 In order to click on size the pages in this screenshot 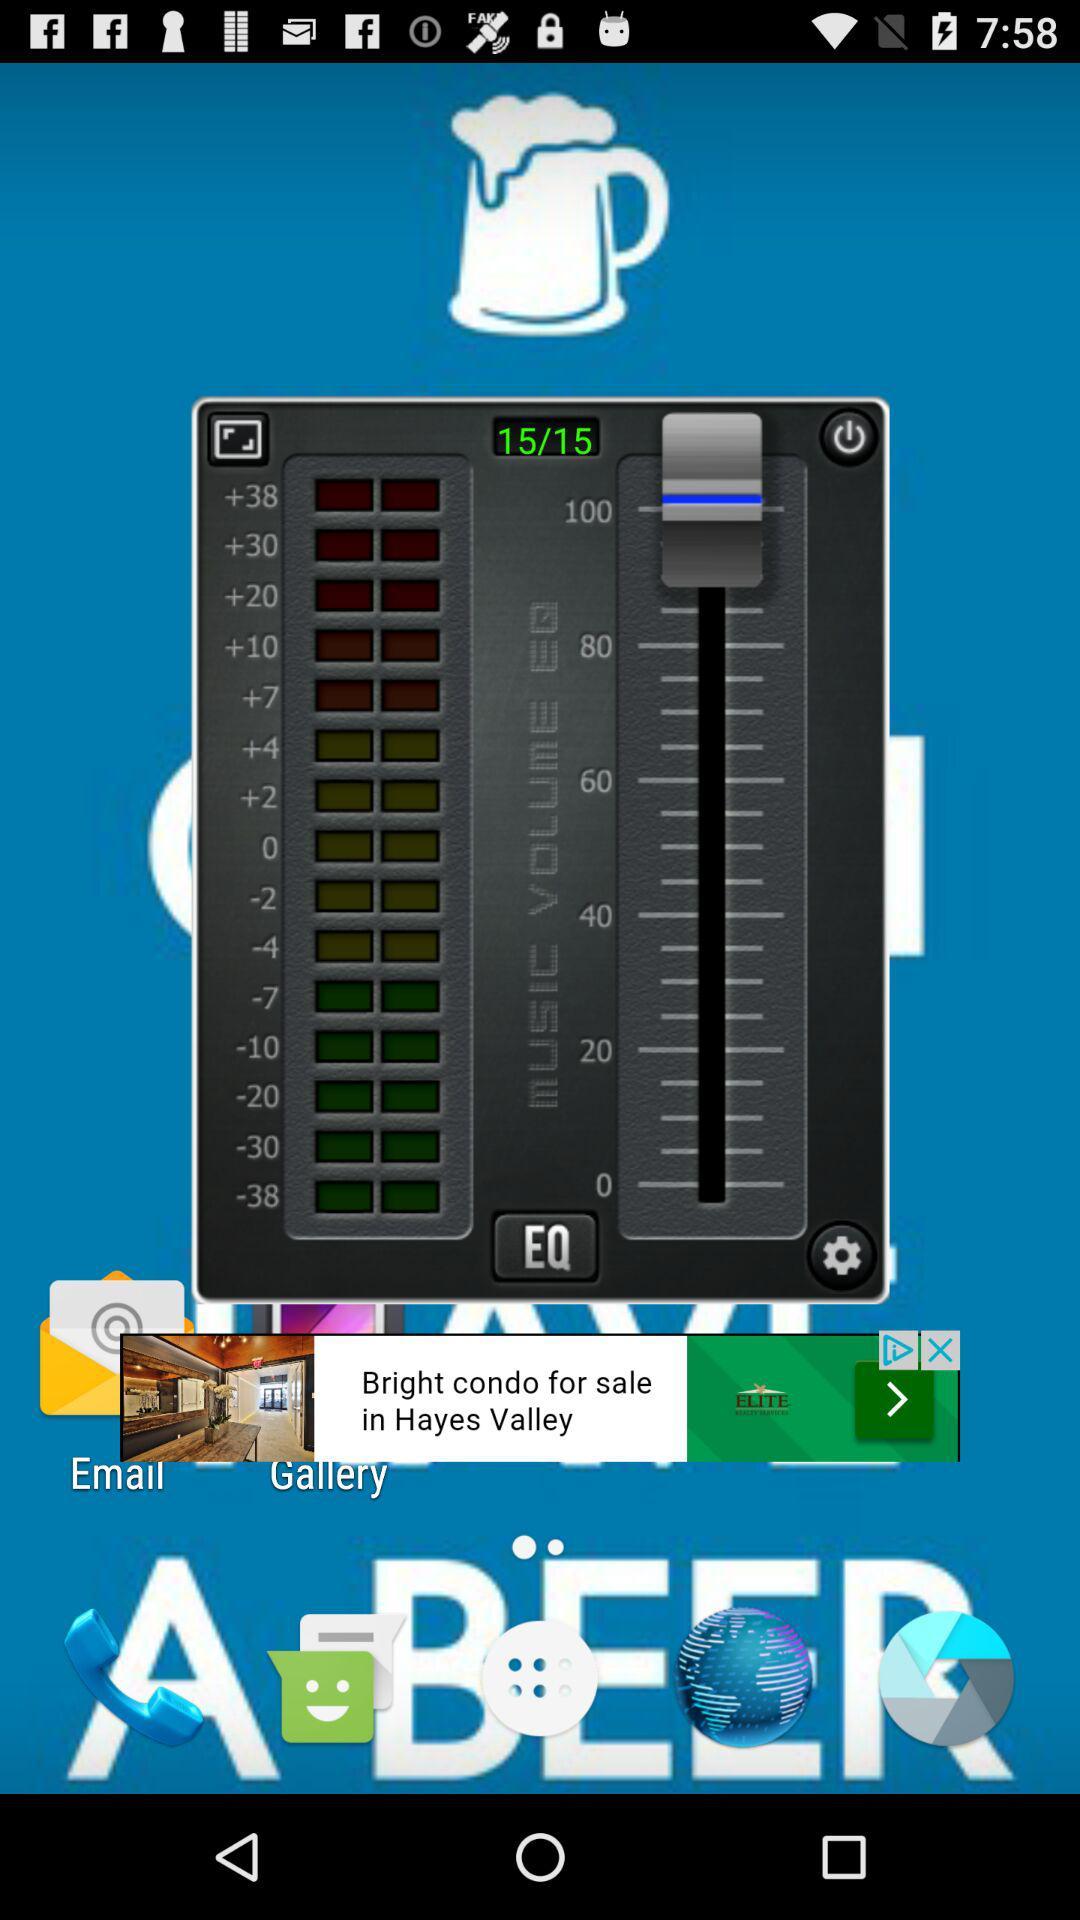, I will do `click(236, 437)`.